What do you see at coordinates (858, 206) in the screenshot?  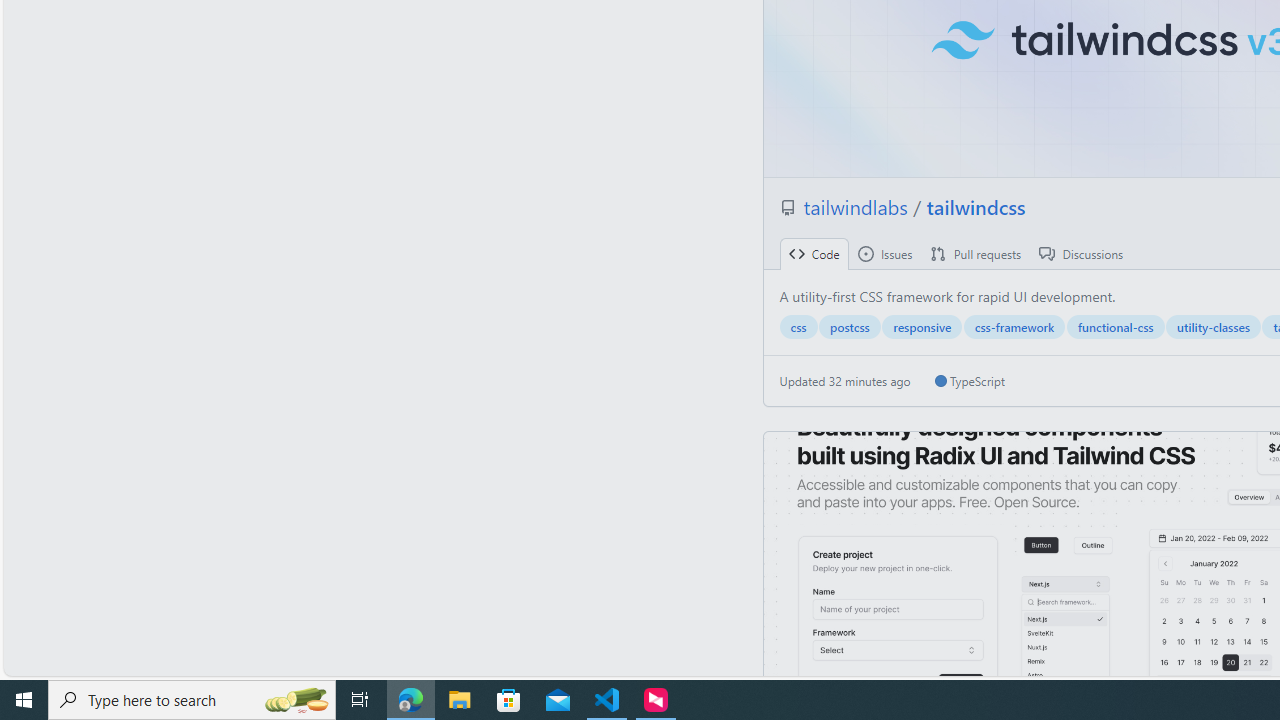 I see `'tailwindlabs '` at bounding box center [858, 206].